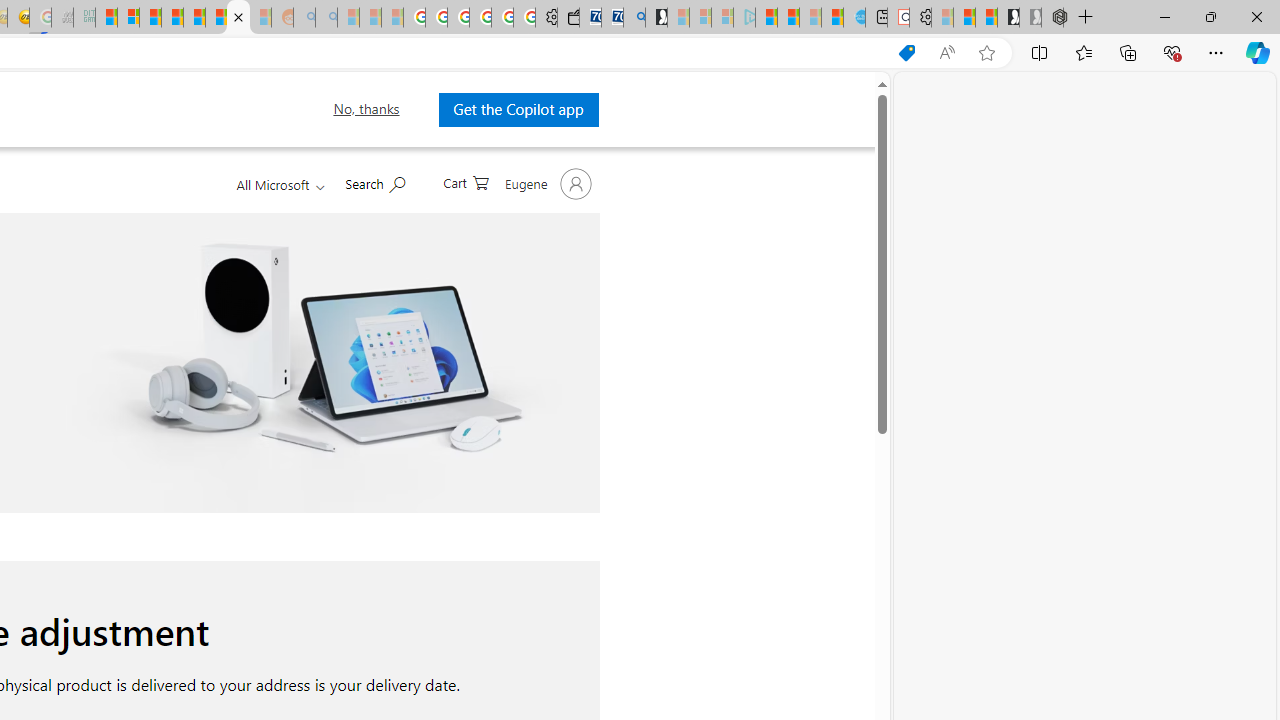 Image resolution: width=1280 pixels, height=720 pixels. I want to click on 'Cheap Car Rentals - Save70.com', so click(611, 17).